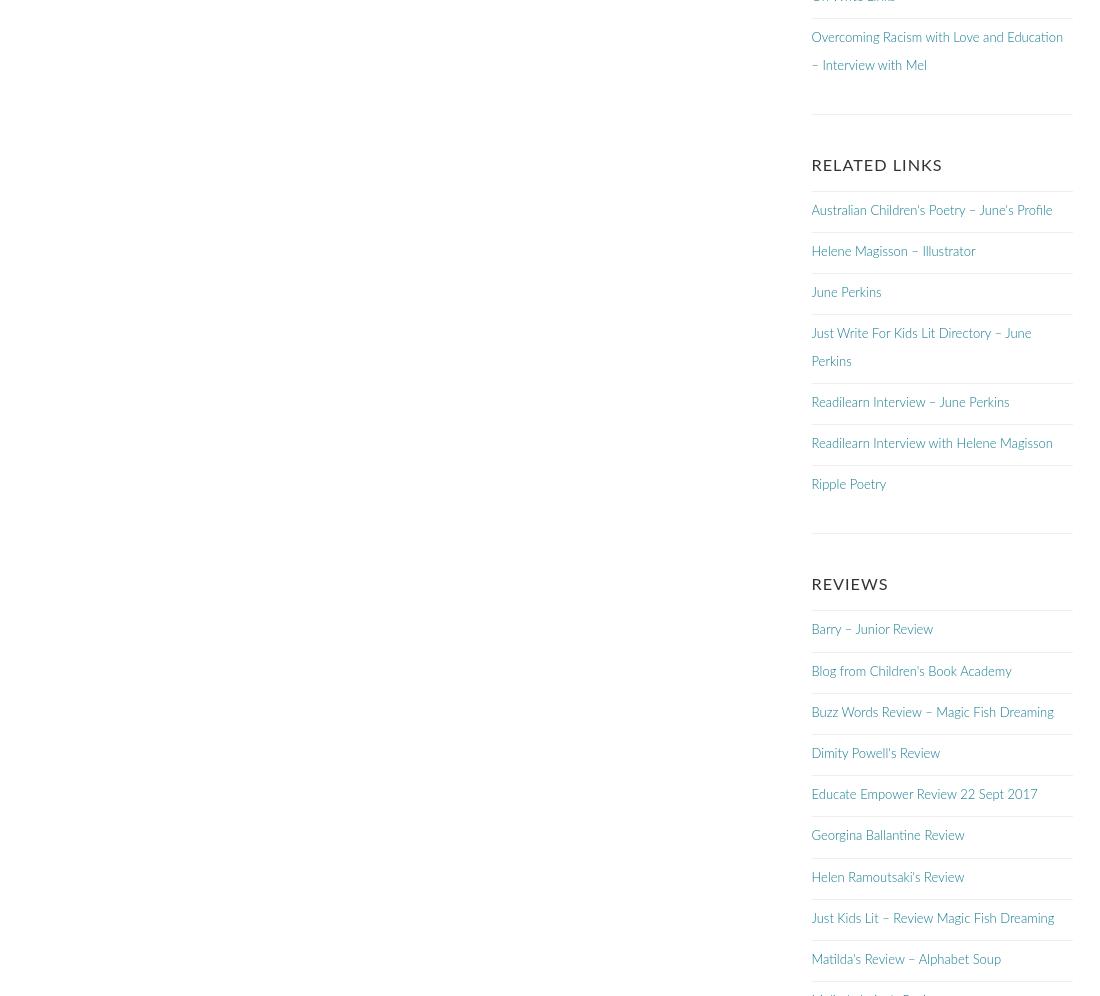  I want to click on 'Overcoming Racism with Love and Education – Interview with Mel', so click(936, 50).